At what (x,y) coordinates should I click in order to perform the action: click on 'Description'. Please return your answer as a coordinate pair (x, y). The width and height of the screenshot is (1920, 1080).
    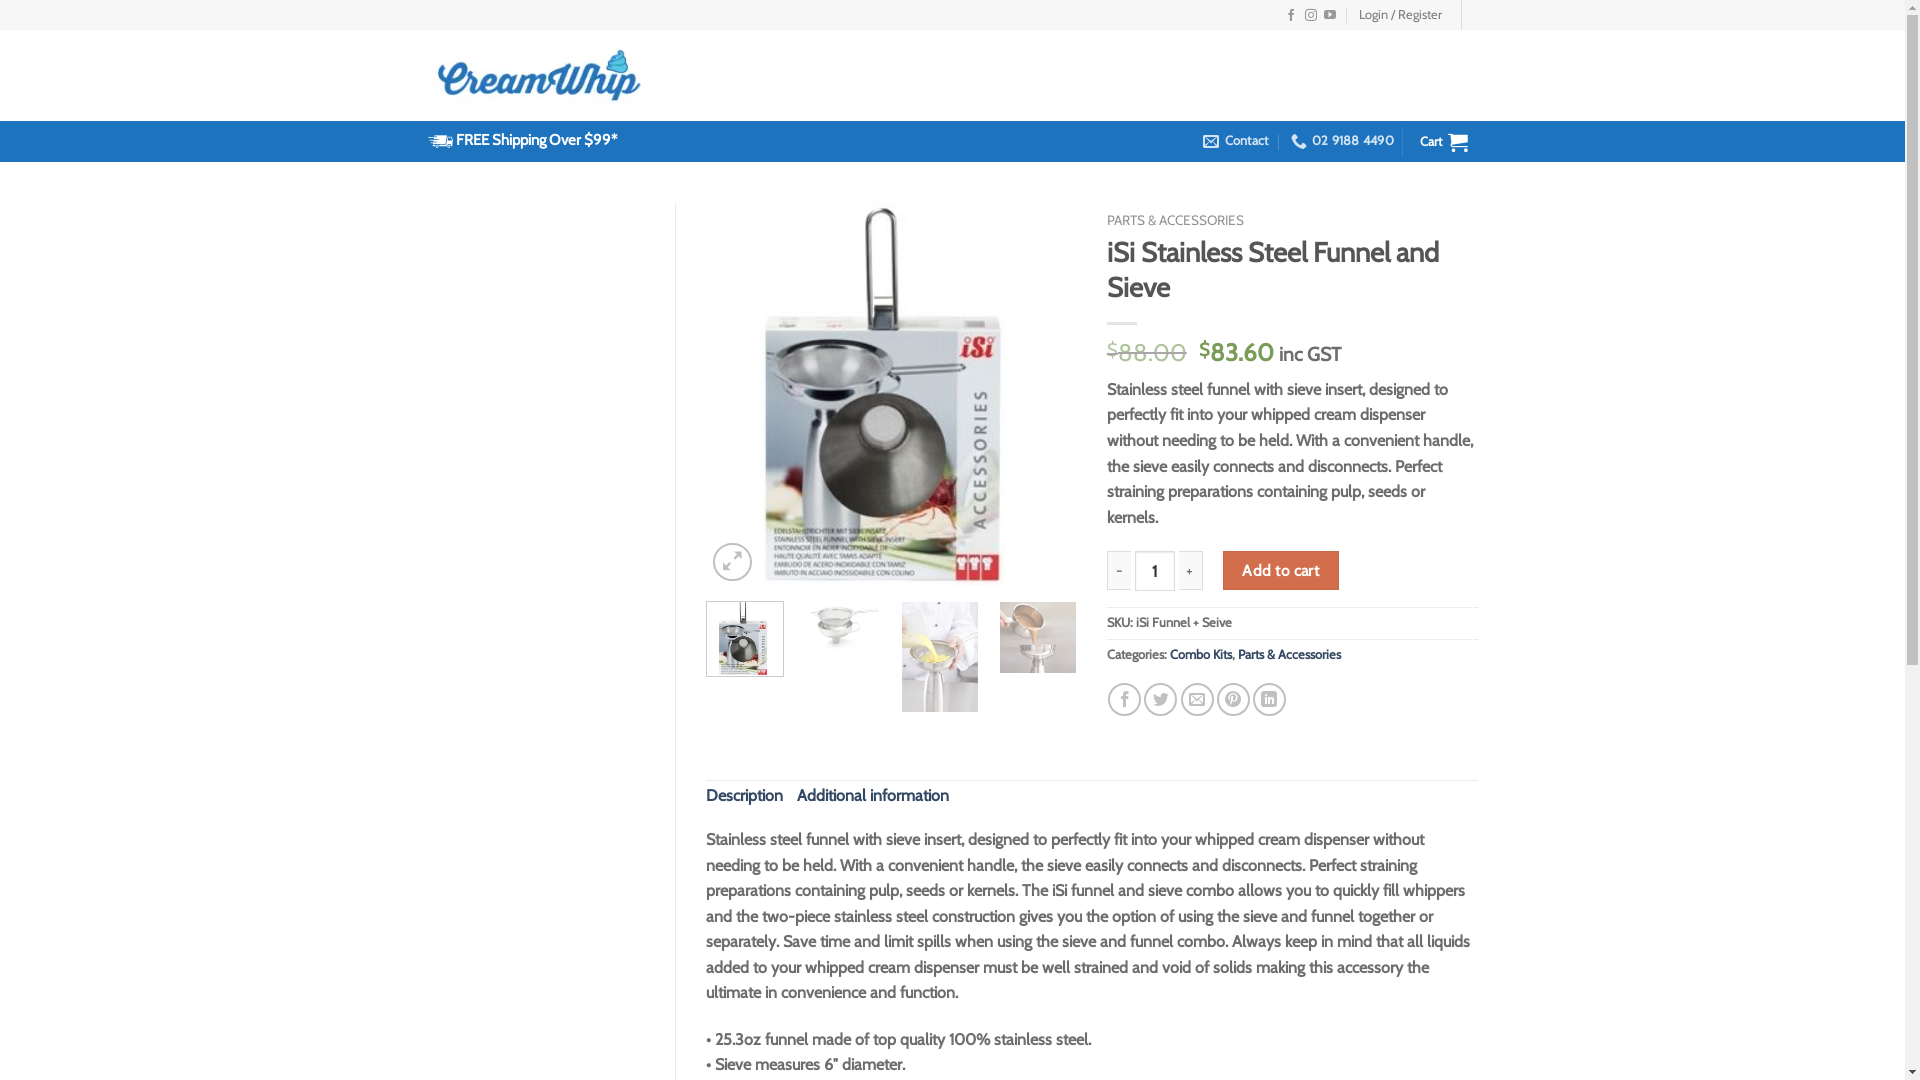
    Looking at the image, I should click on (743, 794).